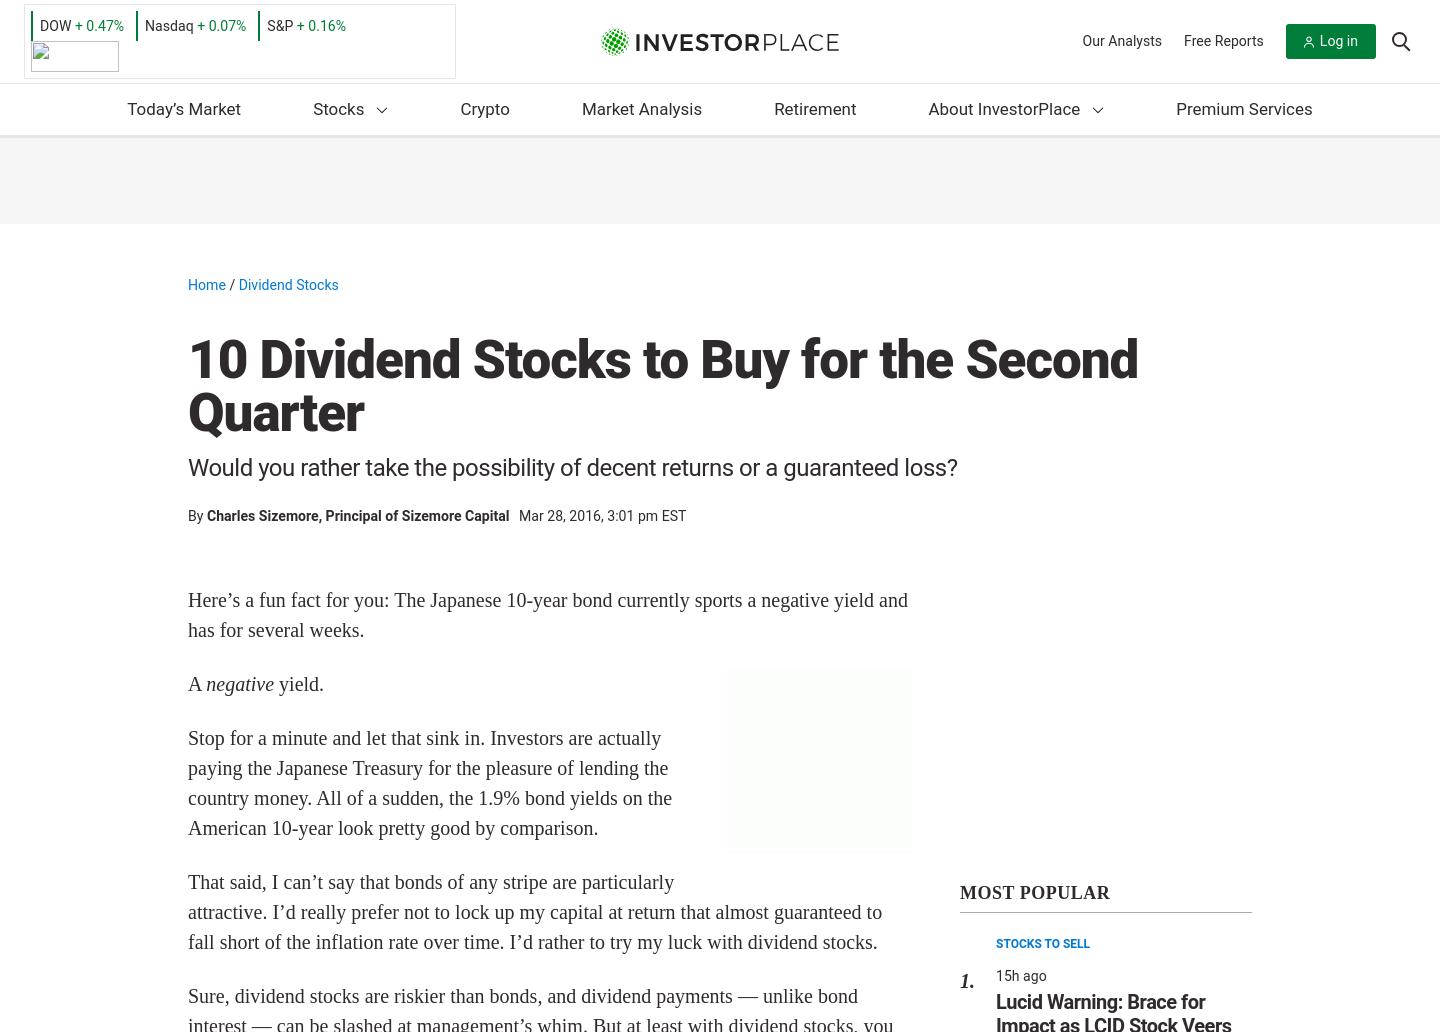 The width and height of the screenshot is (1440, 1032). I want to click on 'Hot Stocks', so click(383, 226).